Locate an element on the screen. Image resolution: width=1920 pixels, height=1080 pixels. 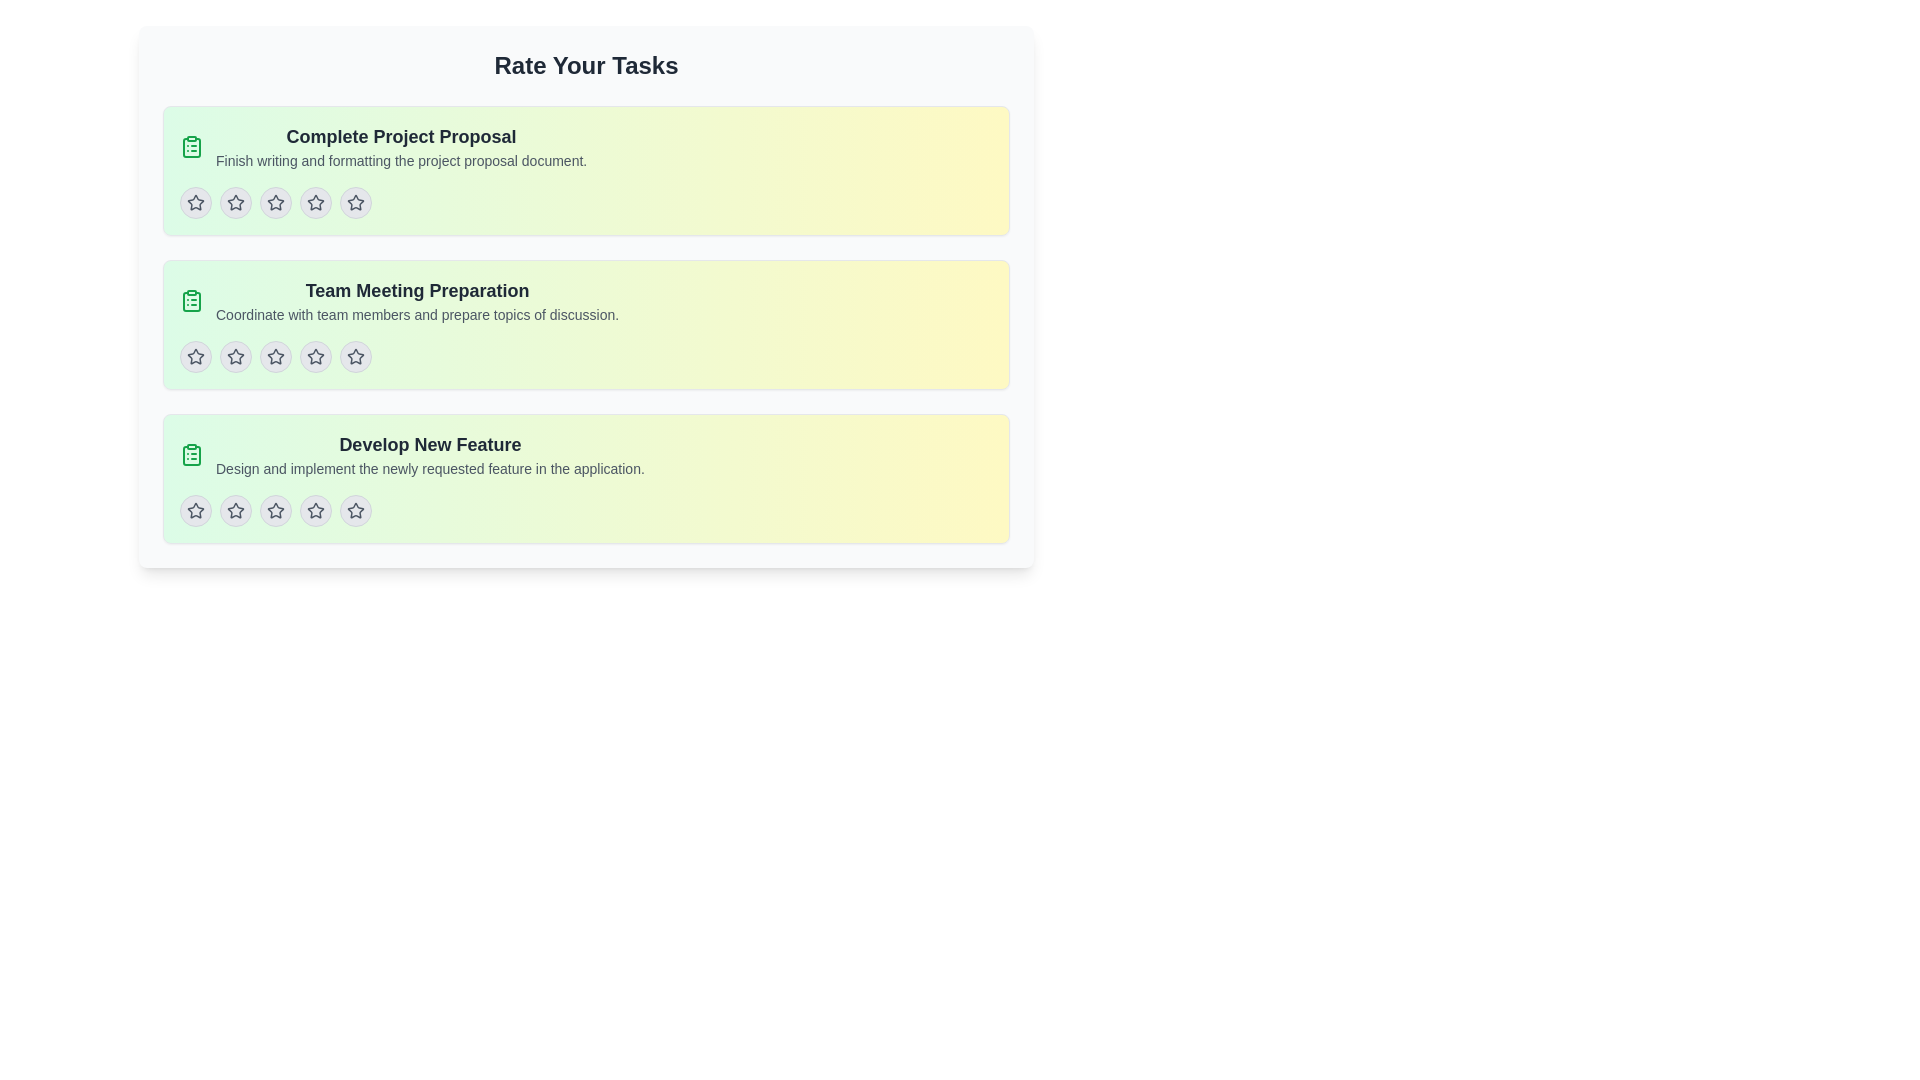
the green clipboard icon located to the left of the task description titled 'Develop New Feature' in the third task group under 'Rate Your Tasks' is located at coordinates (192, 455).